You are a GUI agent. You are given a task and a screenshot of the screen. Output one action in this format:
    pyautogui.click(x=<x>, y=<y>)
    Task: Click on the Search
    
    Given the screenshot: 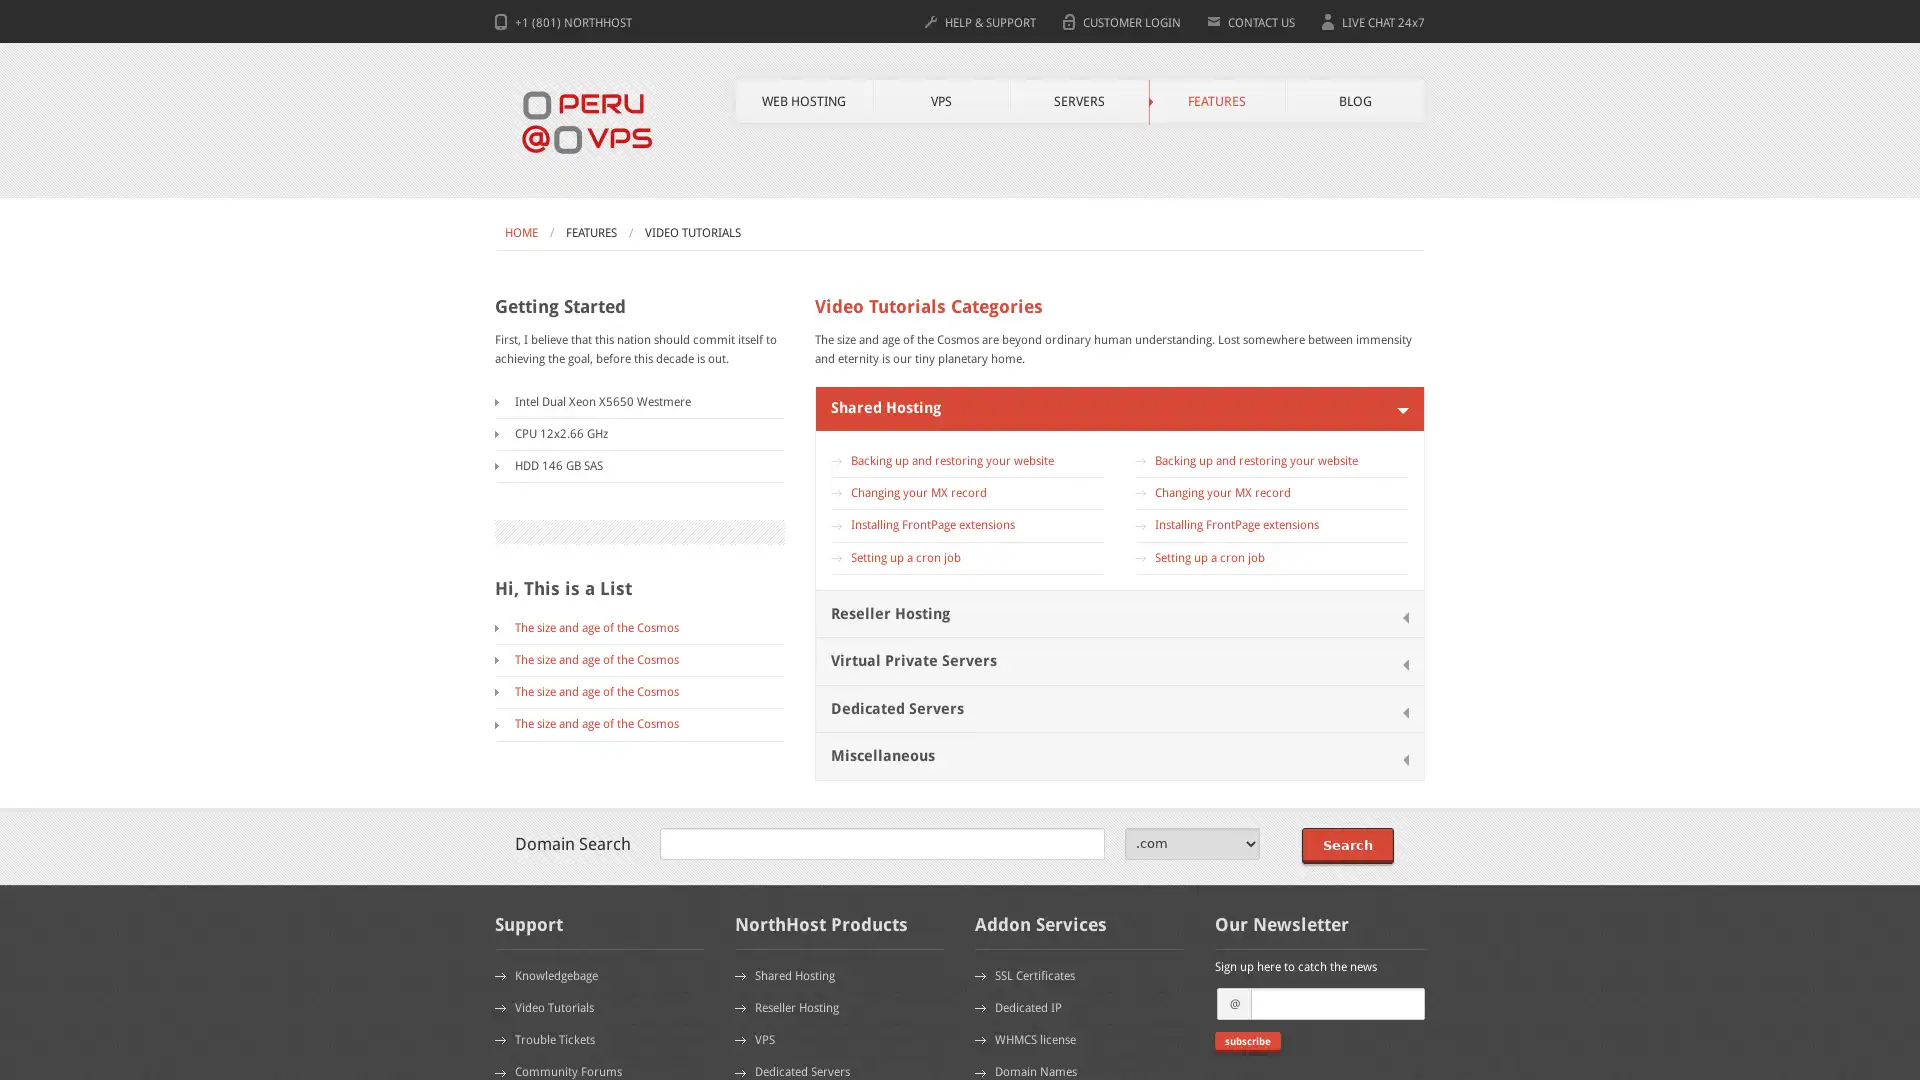 What is the action you would take?
    pyautogui.click(x=1347, y=845)
    